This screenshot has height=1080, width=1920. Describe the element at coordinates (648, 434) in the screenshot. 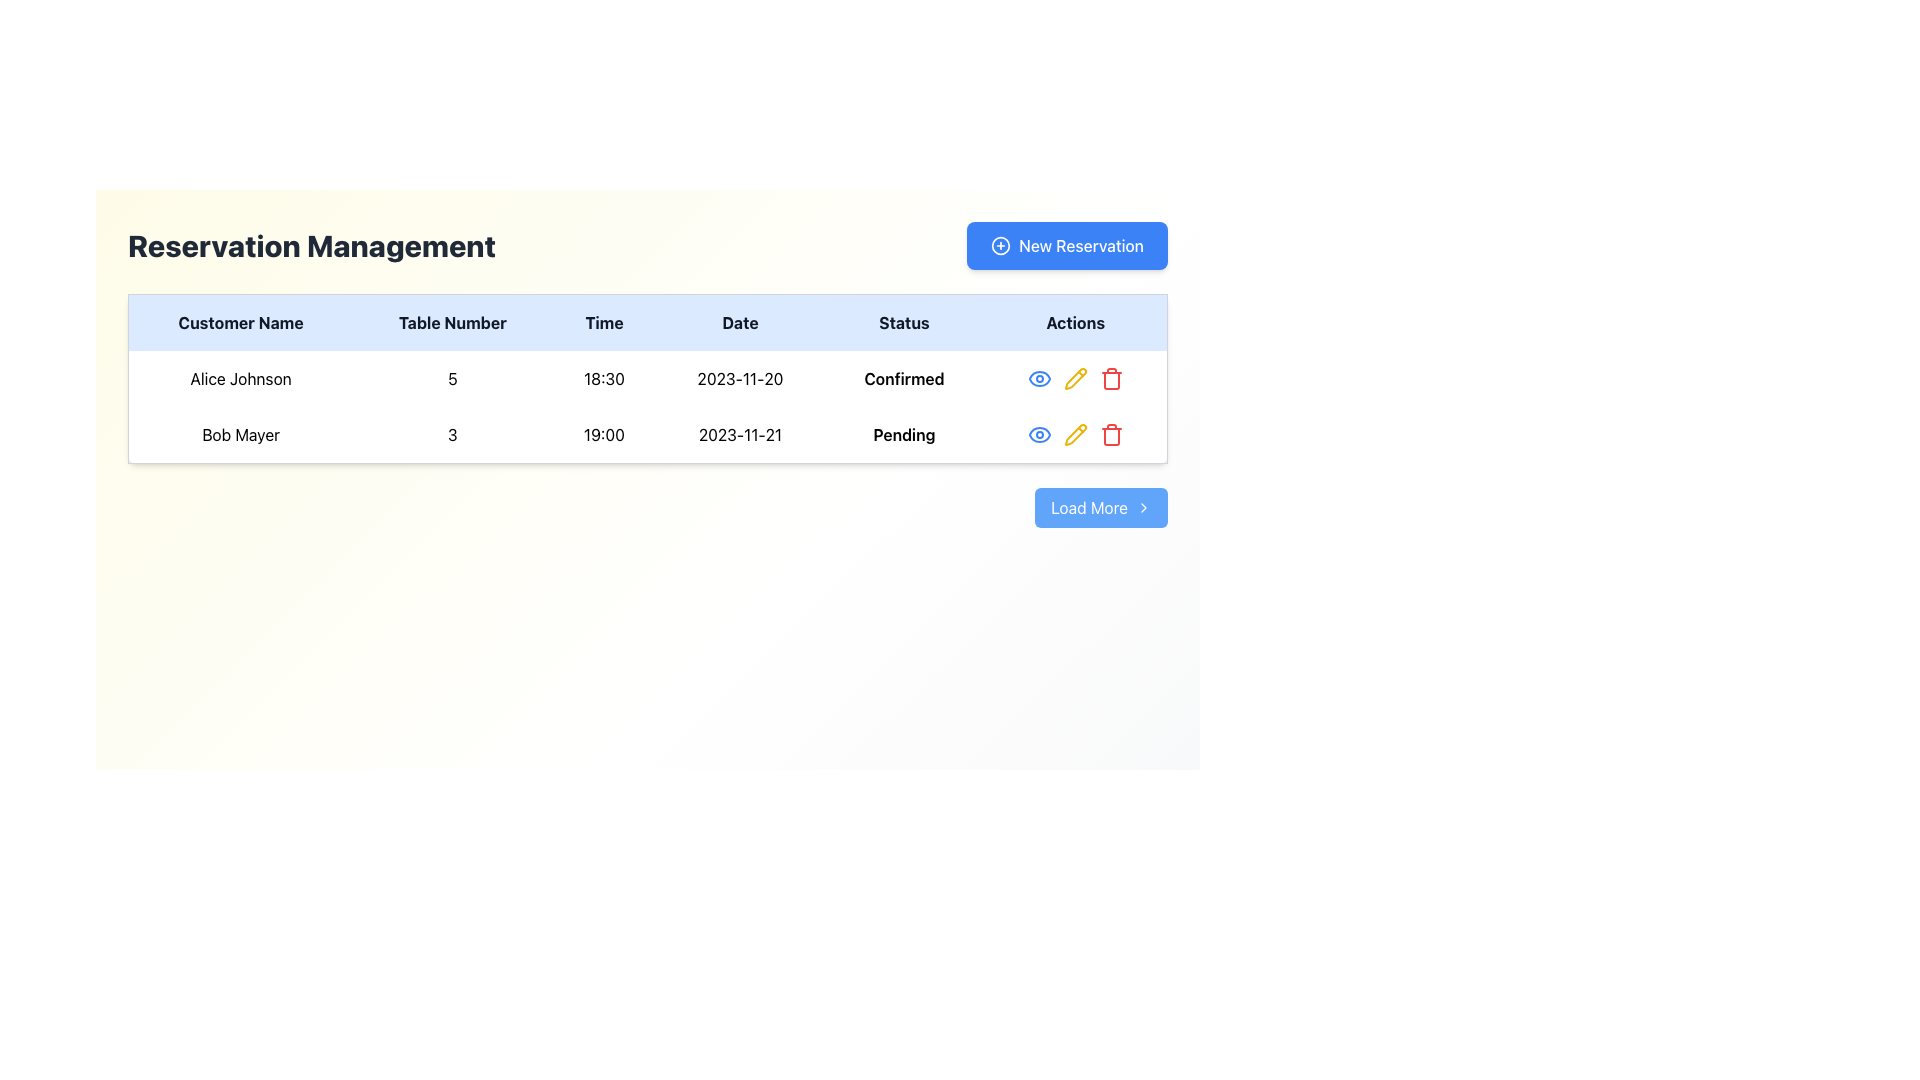

I see `the '19:00' column in the second row of the reservation details table, which contains entries for 'Bob Mayer', '3', '19:00', '2023-11-21', and 'Pending'` at that location.